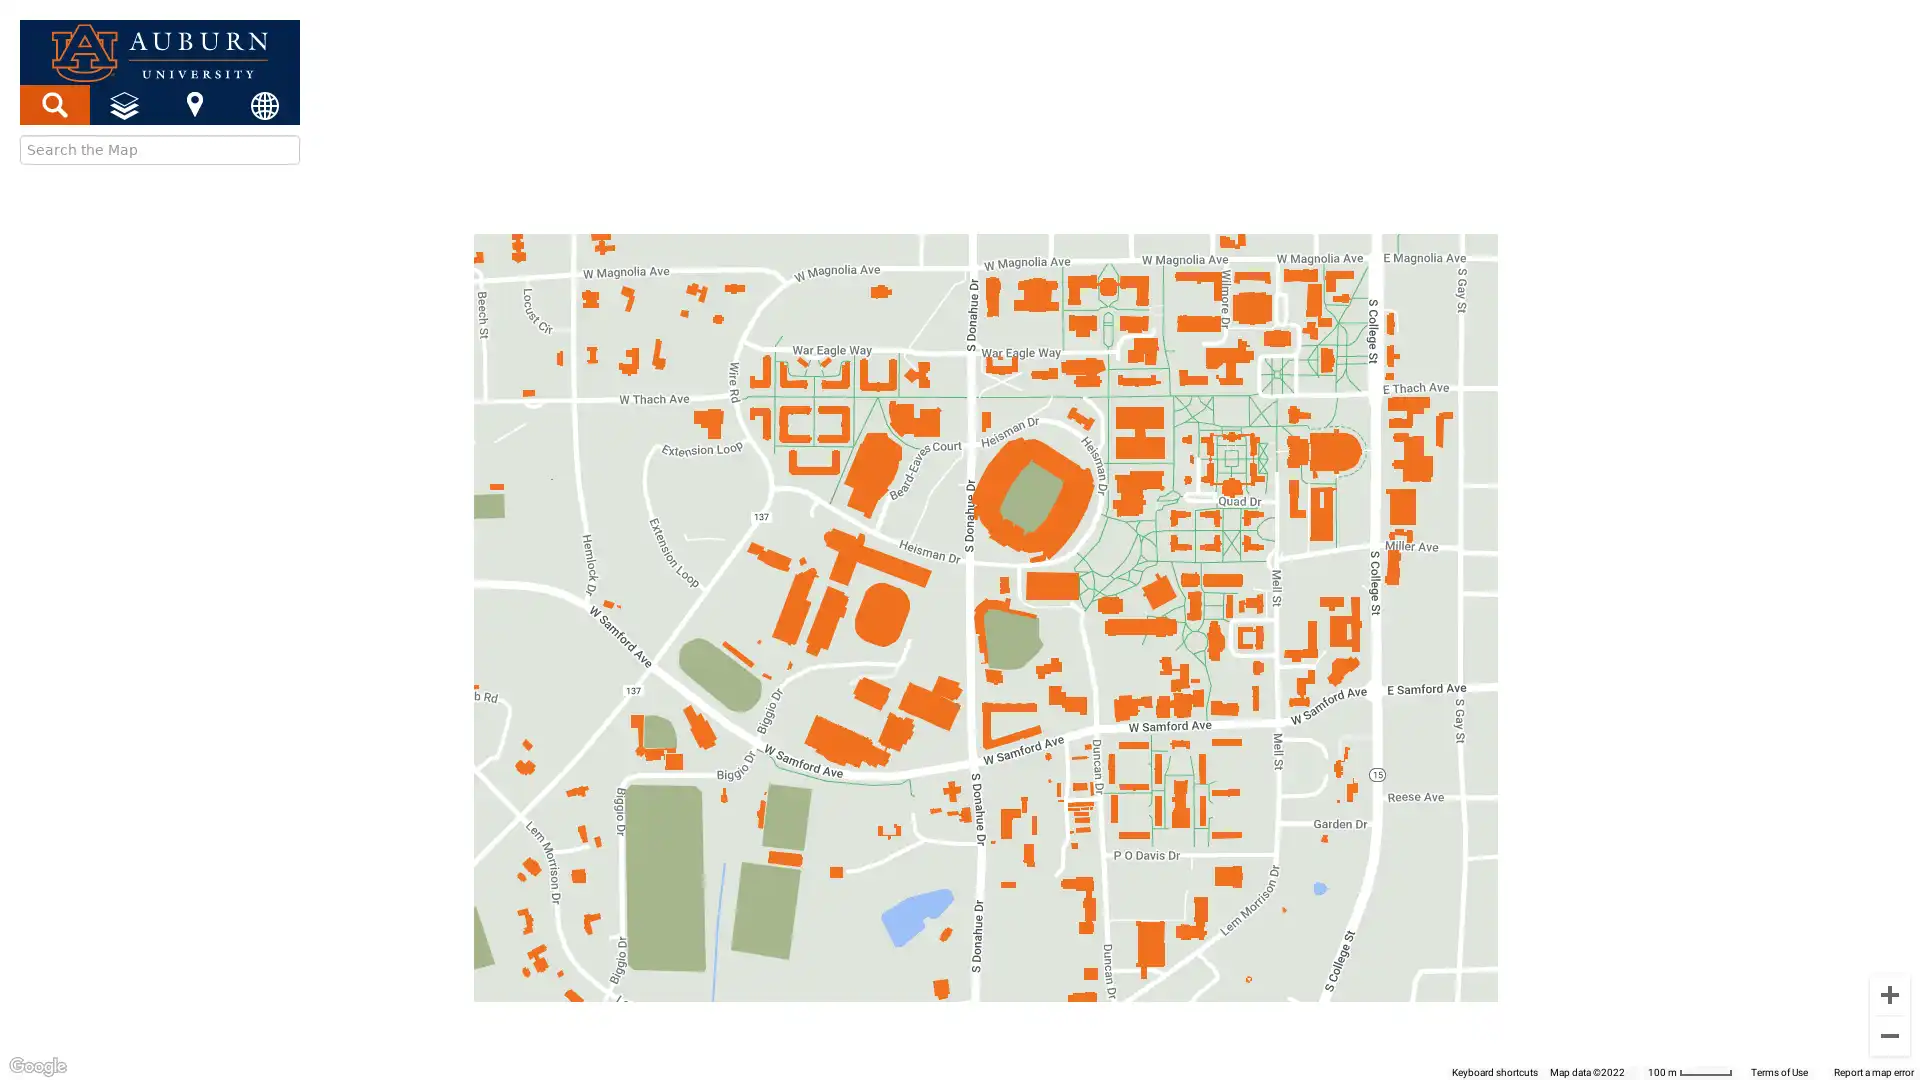 The width and height of the screenshot is (1920, 1080). Describe the element at coordinates (1889, 1035) in the screenshot. I see `Zoom out` at that location.